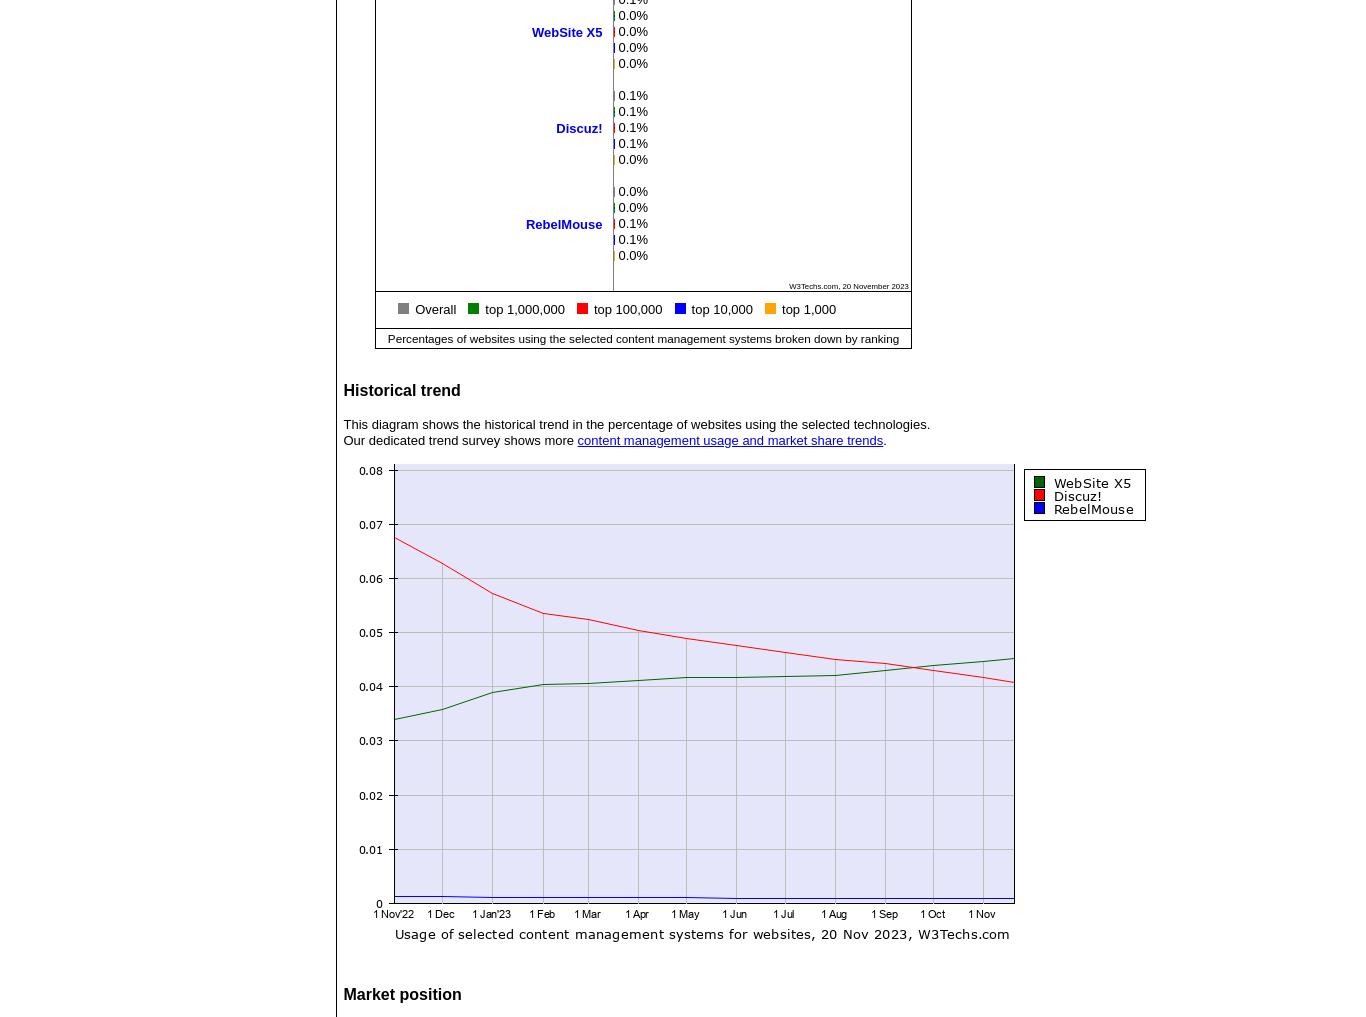 This screenshot has width=1366, height=1017. I want to click on 'Overall', so click(434, 309).